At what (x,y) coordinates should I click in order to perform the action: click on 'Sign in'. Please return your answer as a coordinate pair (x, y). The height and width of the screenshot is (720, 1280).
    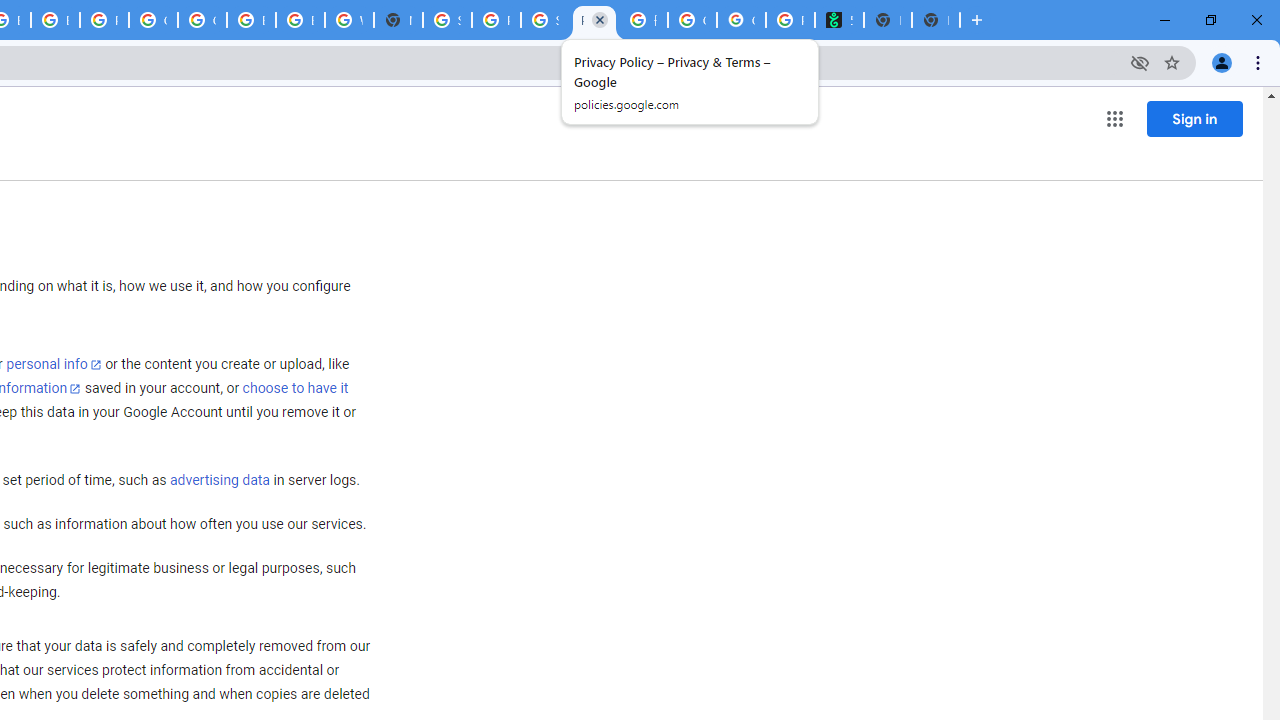
    Looking at the image, I should click on (1194, 118).